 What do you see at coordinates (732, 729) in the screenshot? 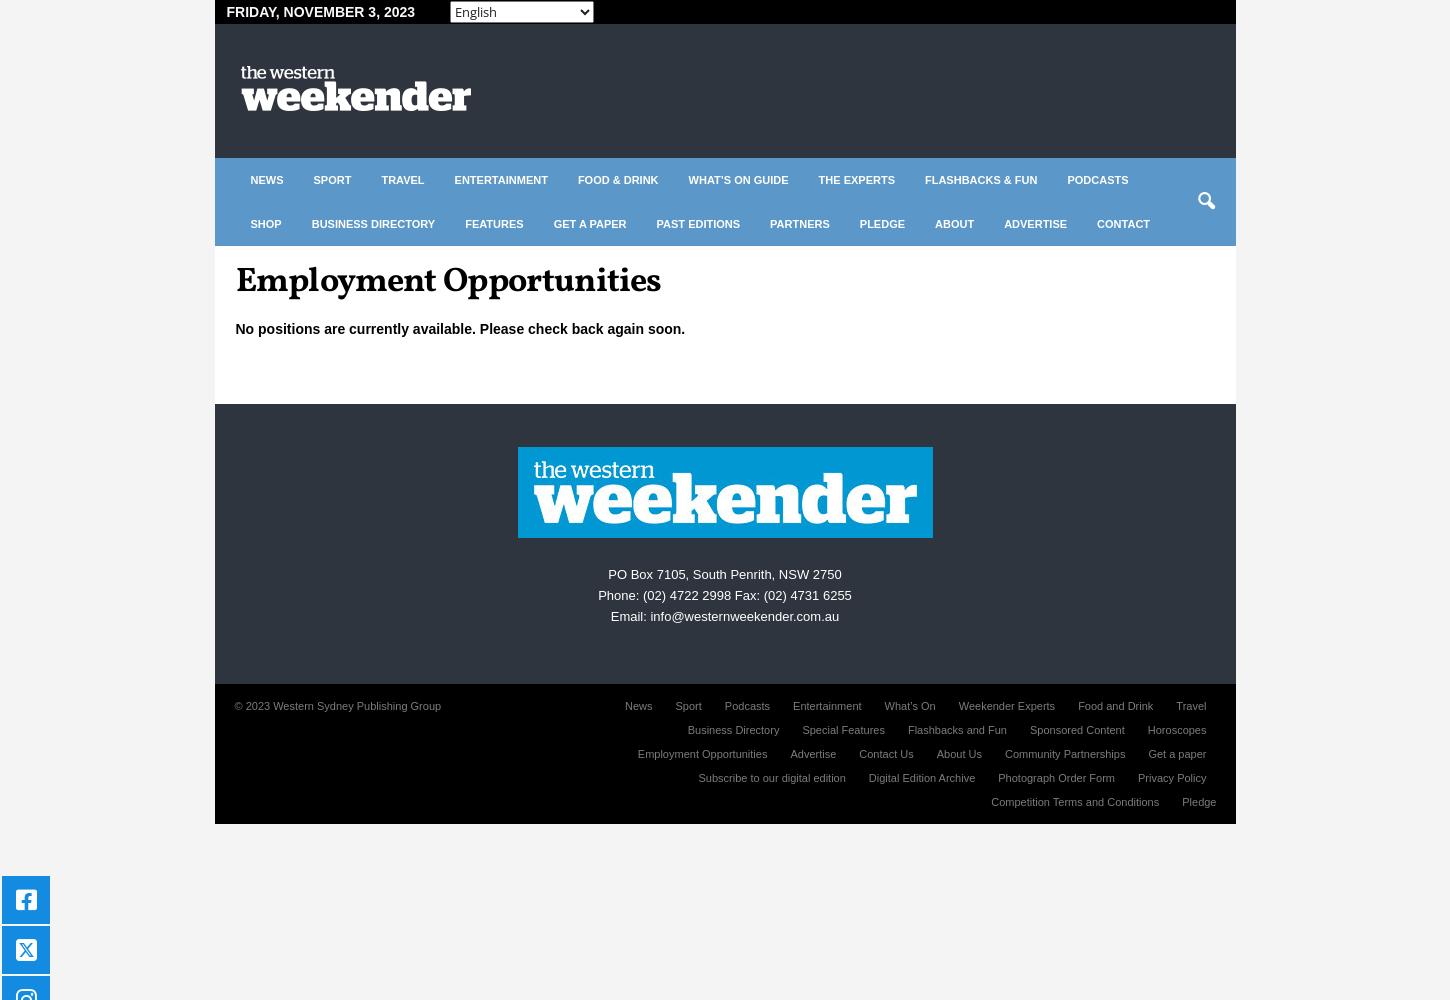
I see `'Business Directory'` at bounding box center [732, 729].